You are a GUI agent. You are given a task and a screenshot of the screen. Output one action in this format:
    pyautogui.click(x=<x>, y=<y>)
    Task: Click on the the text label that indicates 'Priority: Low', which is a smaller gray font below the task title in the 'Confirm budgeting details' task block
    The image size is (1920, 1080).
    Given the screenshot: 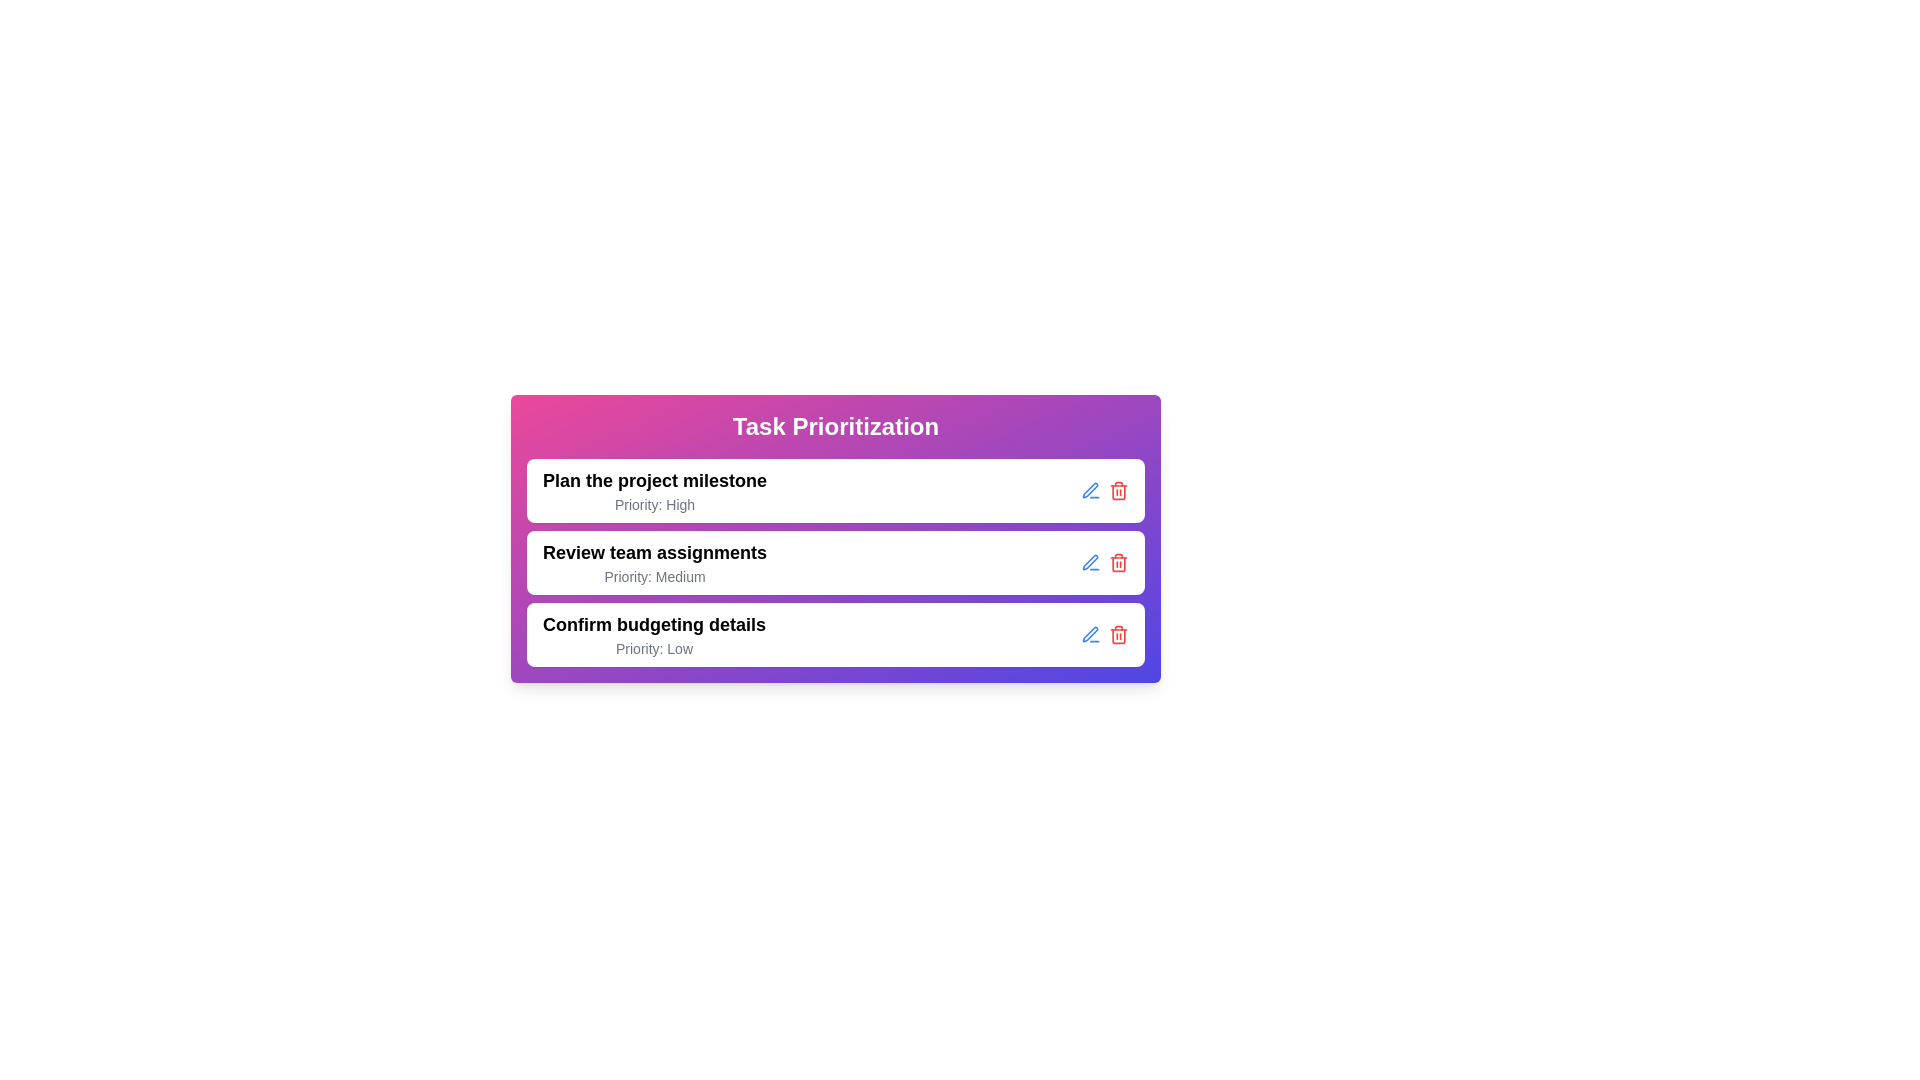 What is the action you would take?
    pyautogui.click(x=654, y=648)
    